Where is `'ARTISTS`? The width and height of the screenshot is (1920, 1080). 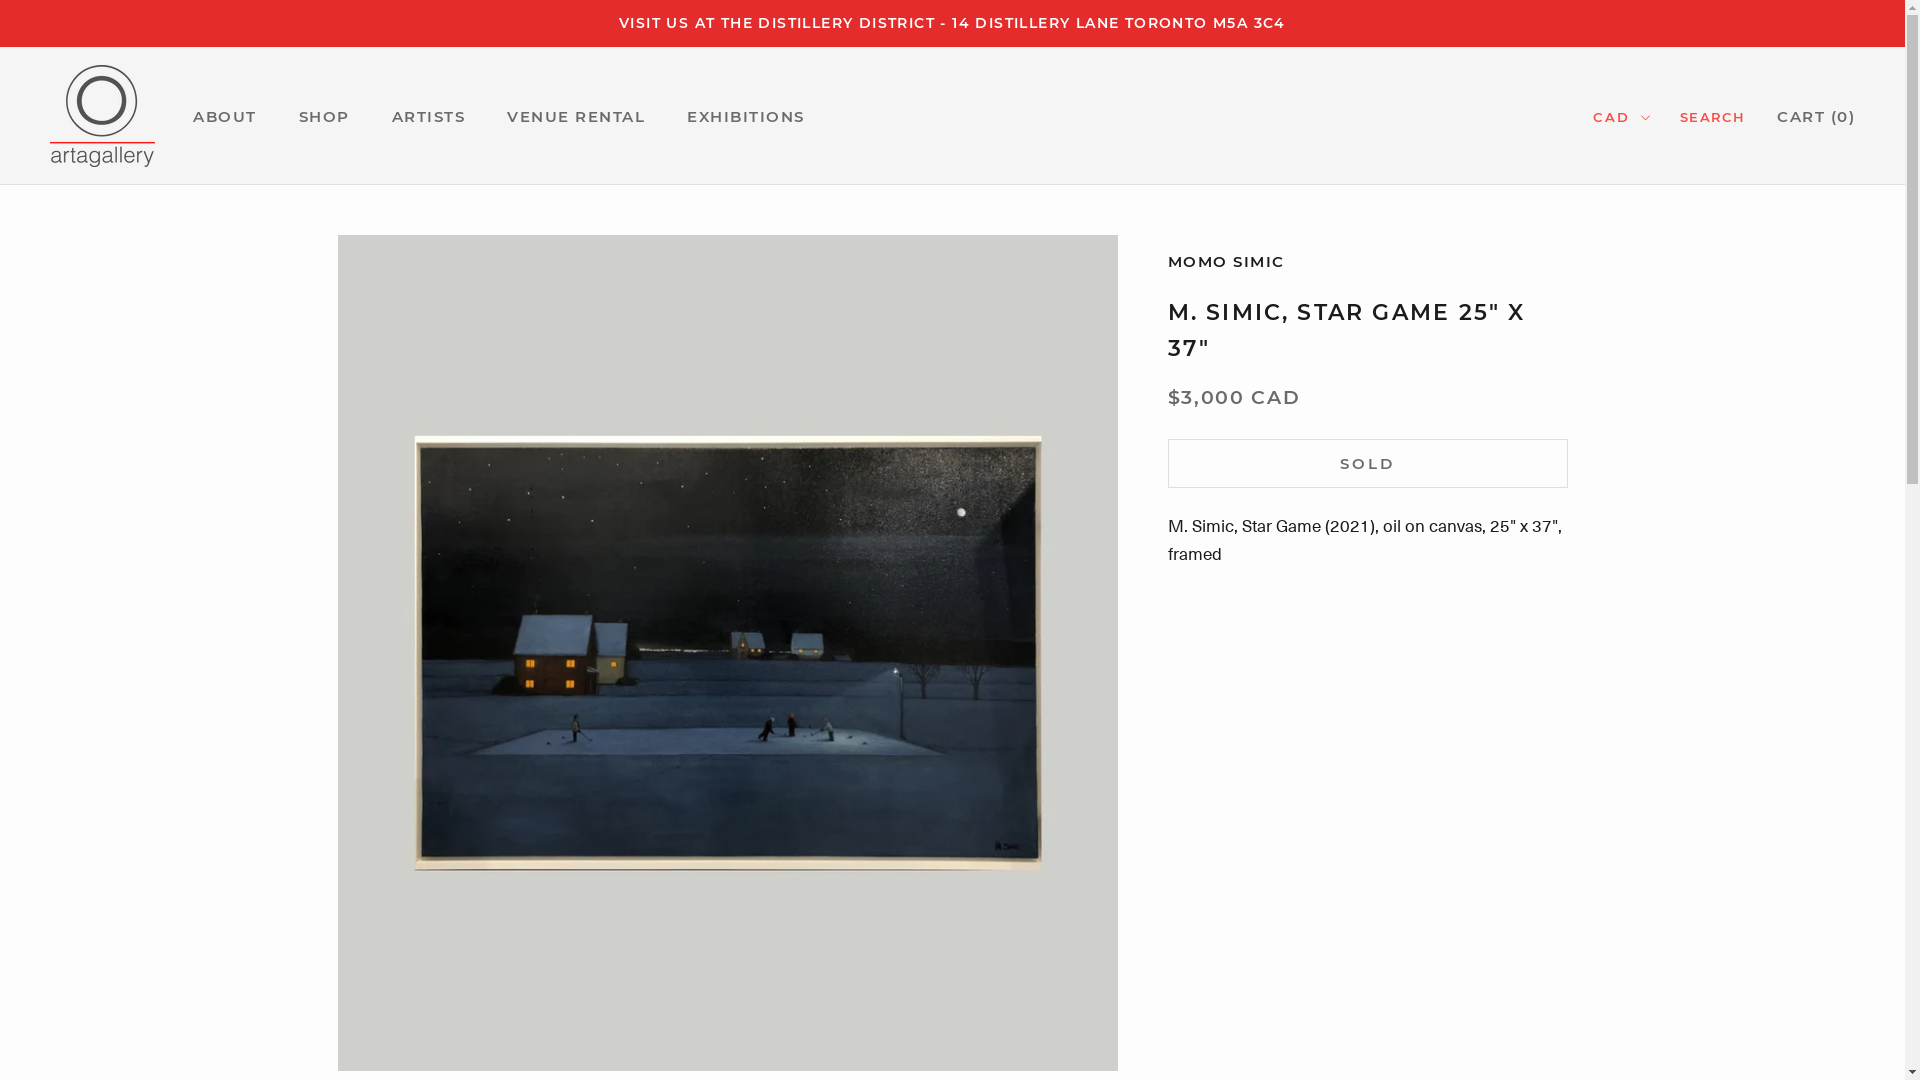 'ARTISTS is located at coordinates (427, 116).